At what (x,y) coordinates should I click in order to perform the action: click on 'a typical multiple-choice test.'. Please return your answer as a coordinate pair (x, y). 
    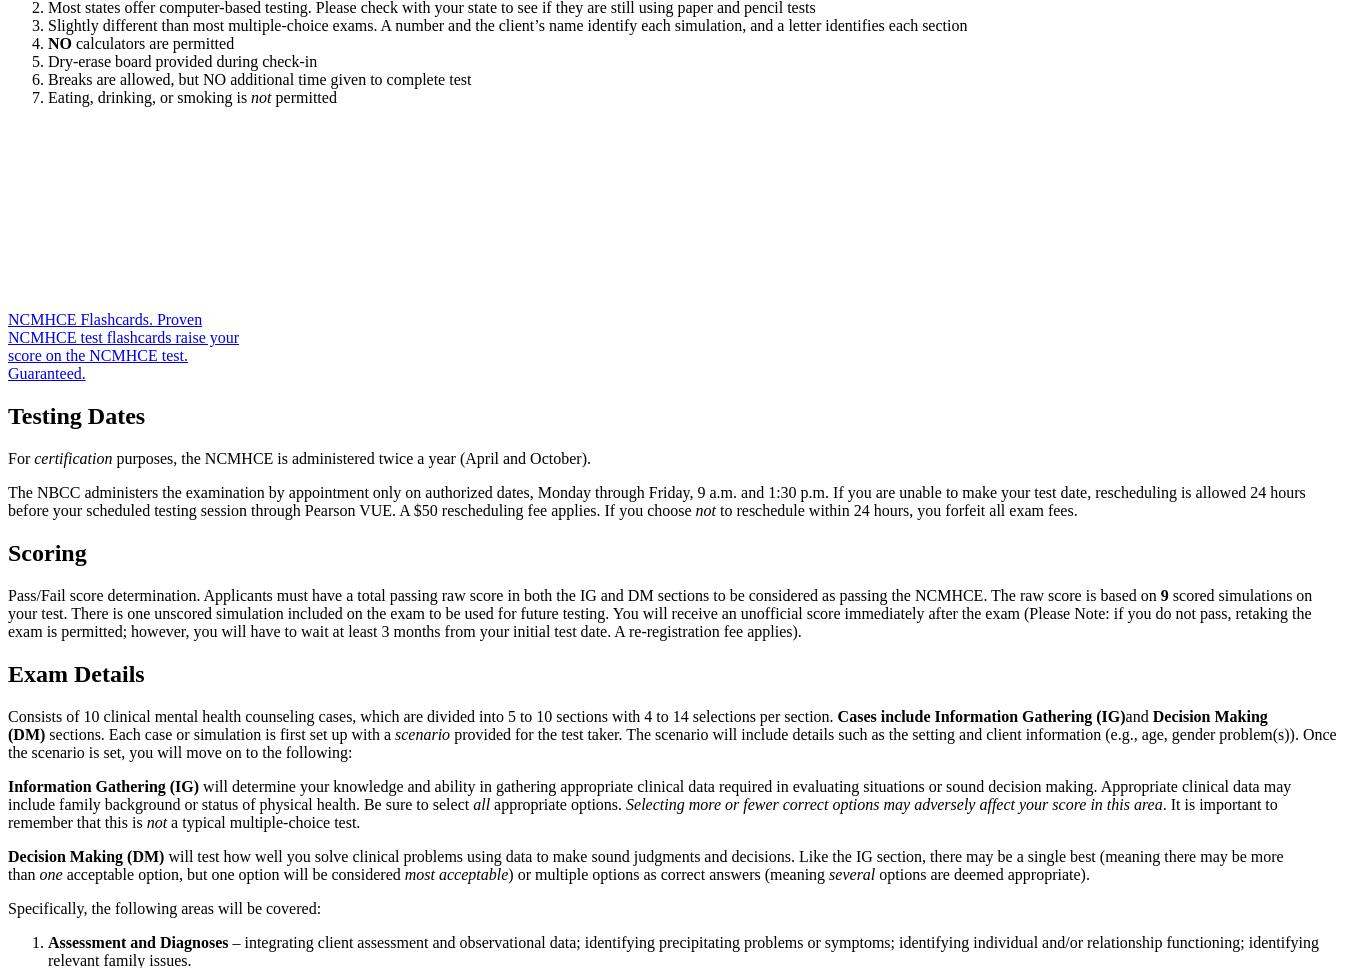
    Looking at the image, I should click on (262, 821).